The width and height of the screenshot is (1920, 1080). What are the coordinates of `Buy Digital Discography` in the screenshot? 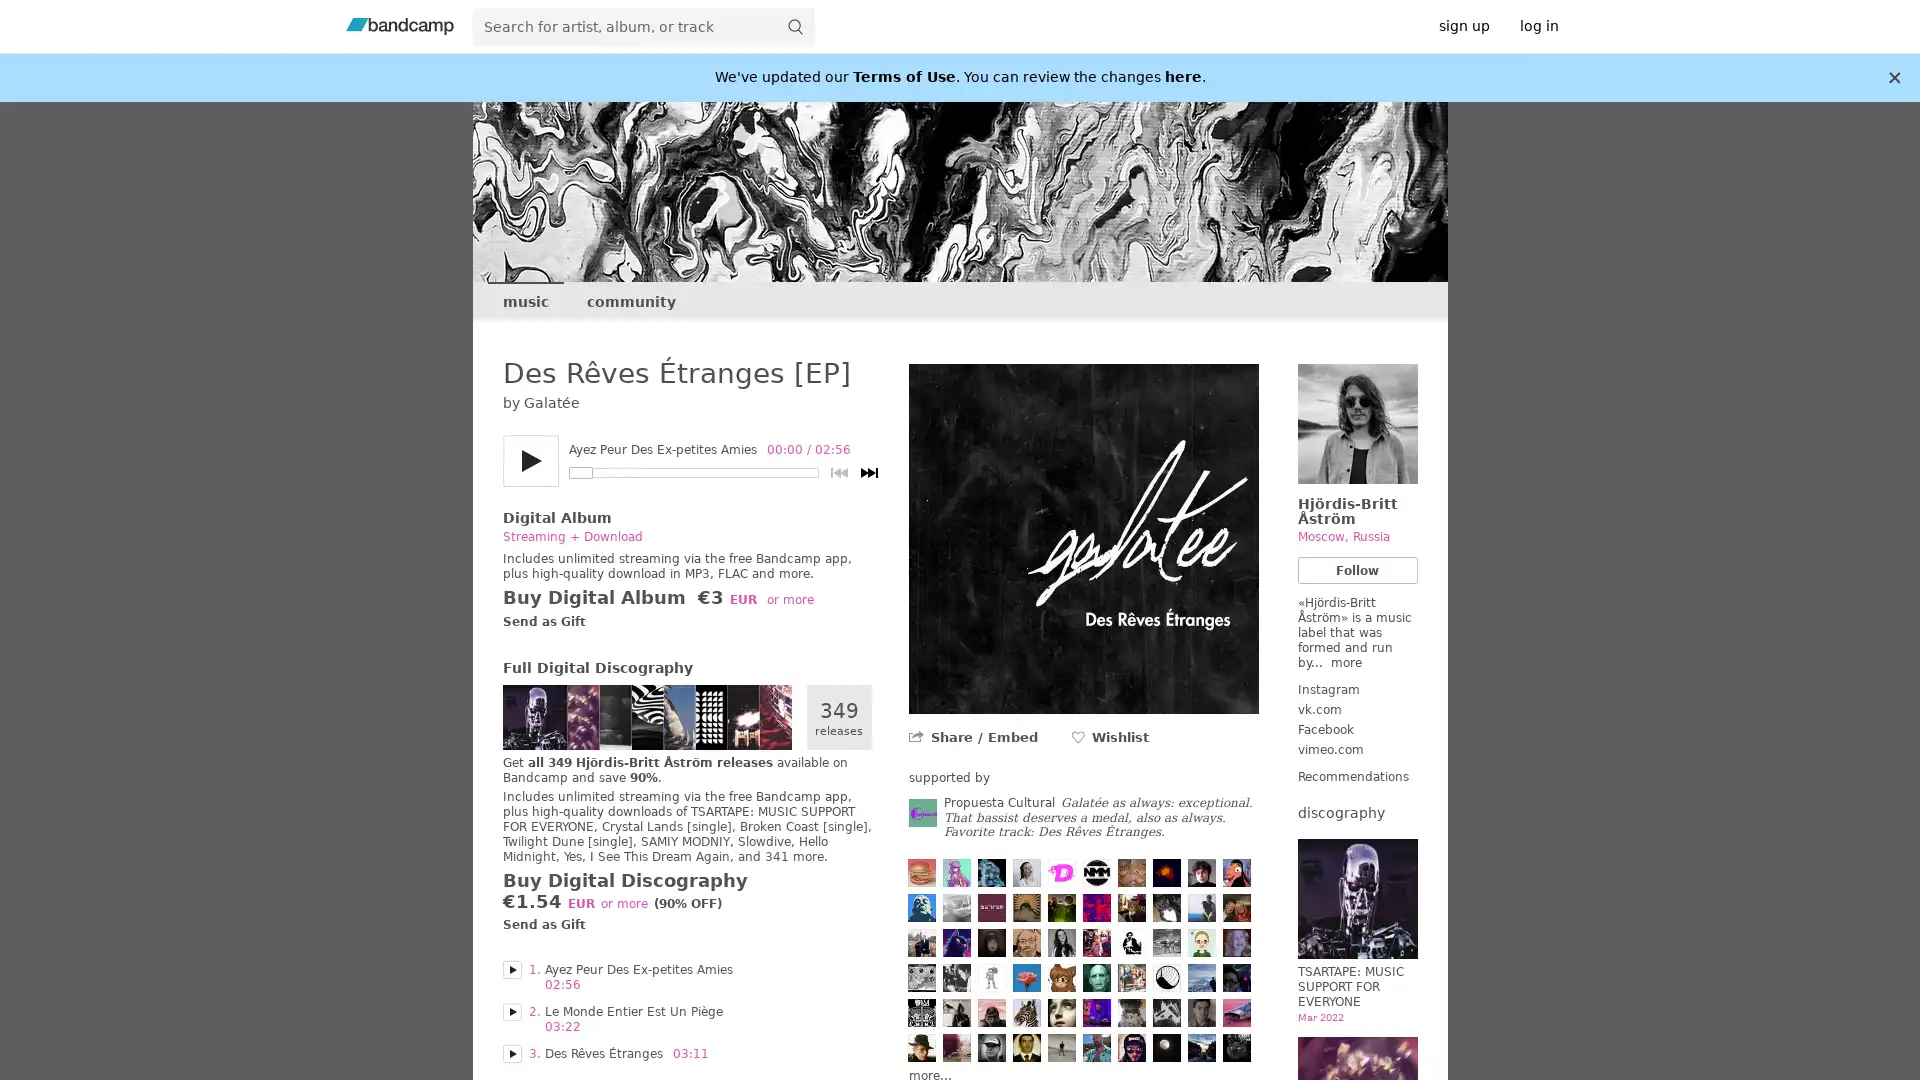 It's located at (623, 878).